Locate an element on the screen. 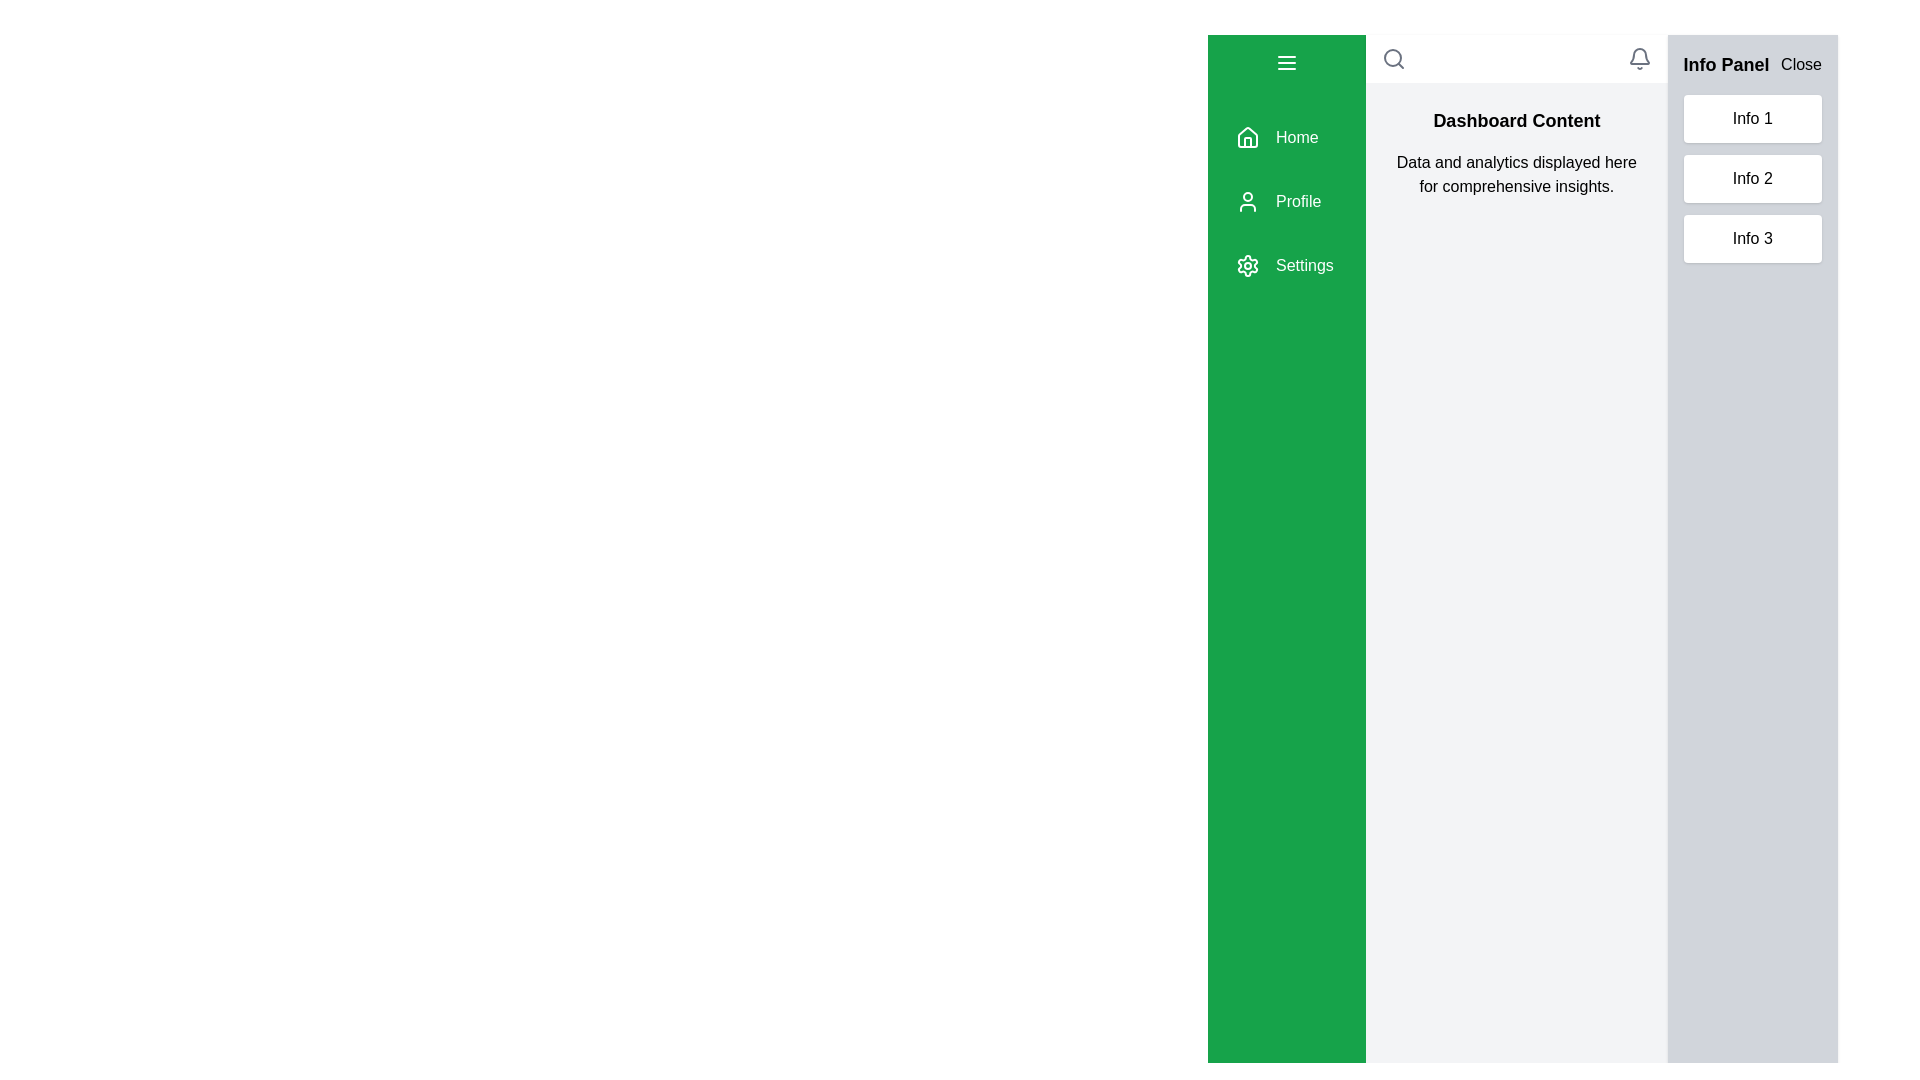 Image resolution: width=1920 pixels, height=1080 pixels. the 'Settings' label located in the vertical navigation bar, which is the third item following 'Home' and 'Profile' is located at coordinates (1304, 265).